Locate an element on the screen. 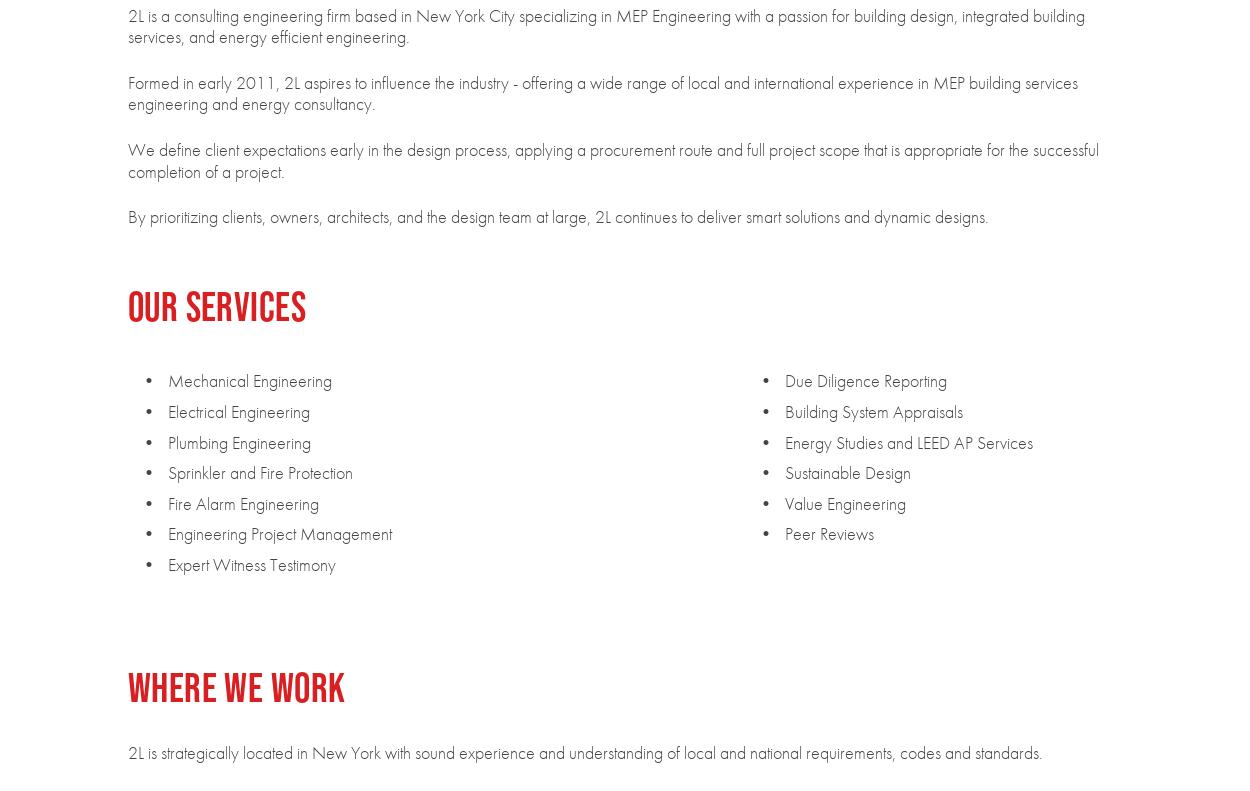 This screenshot has height=791, width=1250. 'Engineering Project Management' is located at coordinates (279, 533).